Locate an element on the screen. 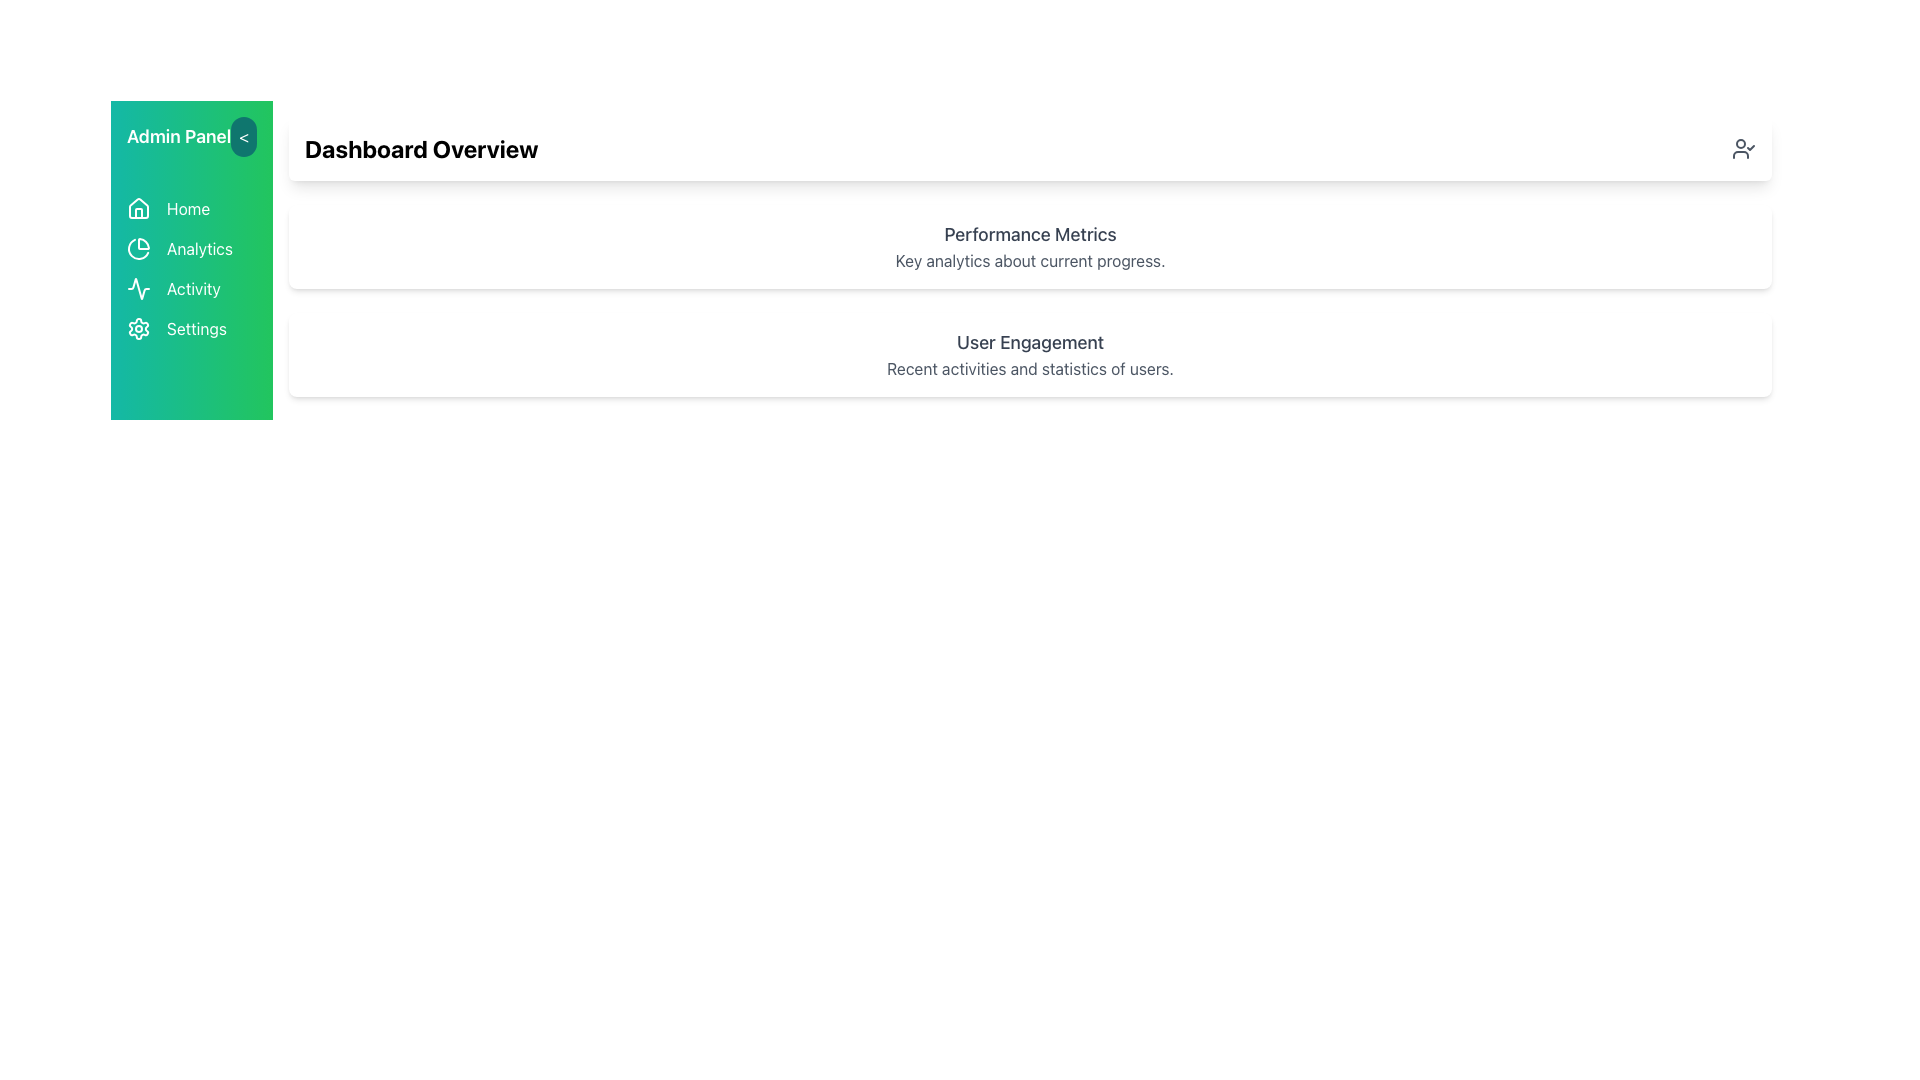 This screenshot has height=1080, width=1920. the 'Analytics' clickable menu item, which is the second item in the vertical menu bar on the left side, featuring a pie chart icon and a green background is located at coordinates (192, 248).